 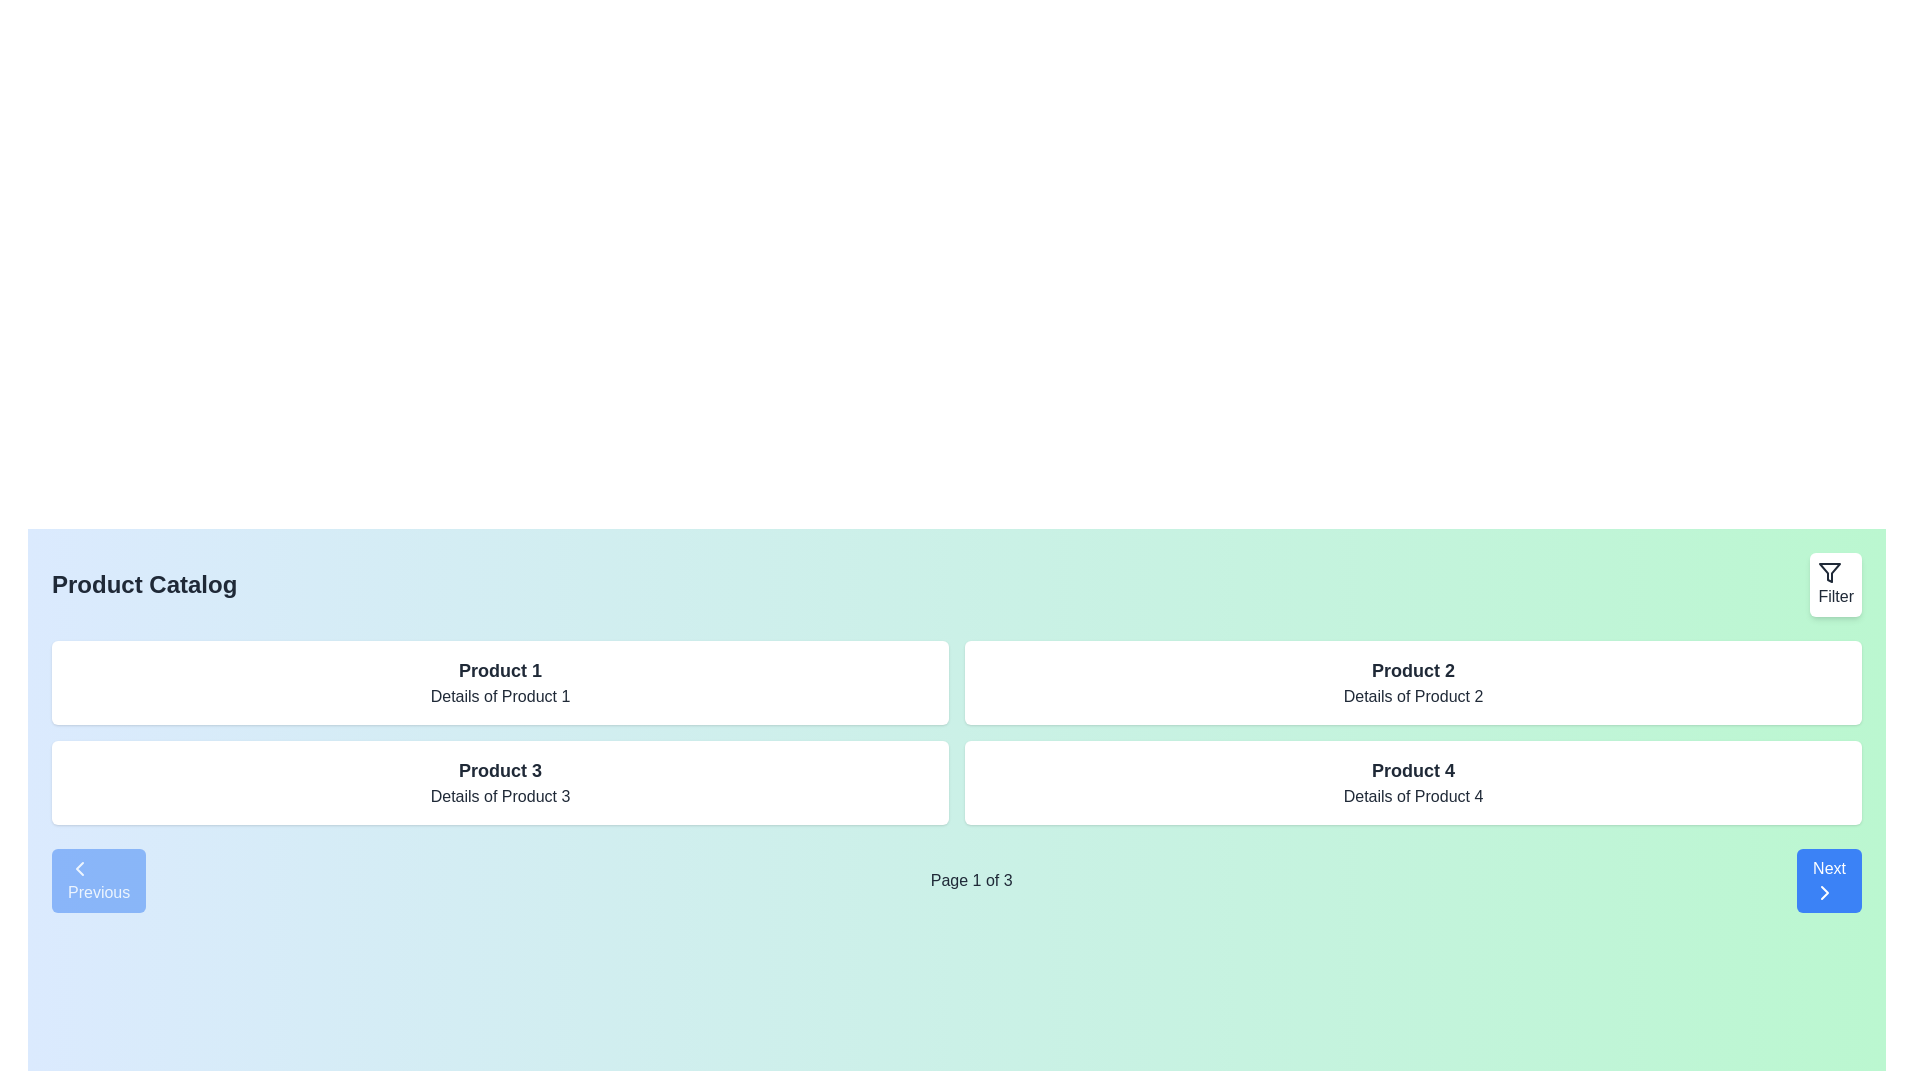 I want to click on the title/header text element reading 'Product 3', so click(x=500, y=770).